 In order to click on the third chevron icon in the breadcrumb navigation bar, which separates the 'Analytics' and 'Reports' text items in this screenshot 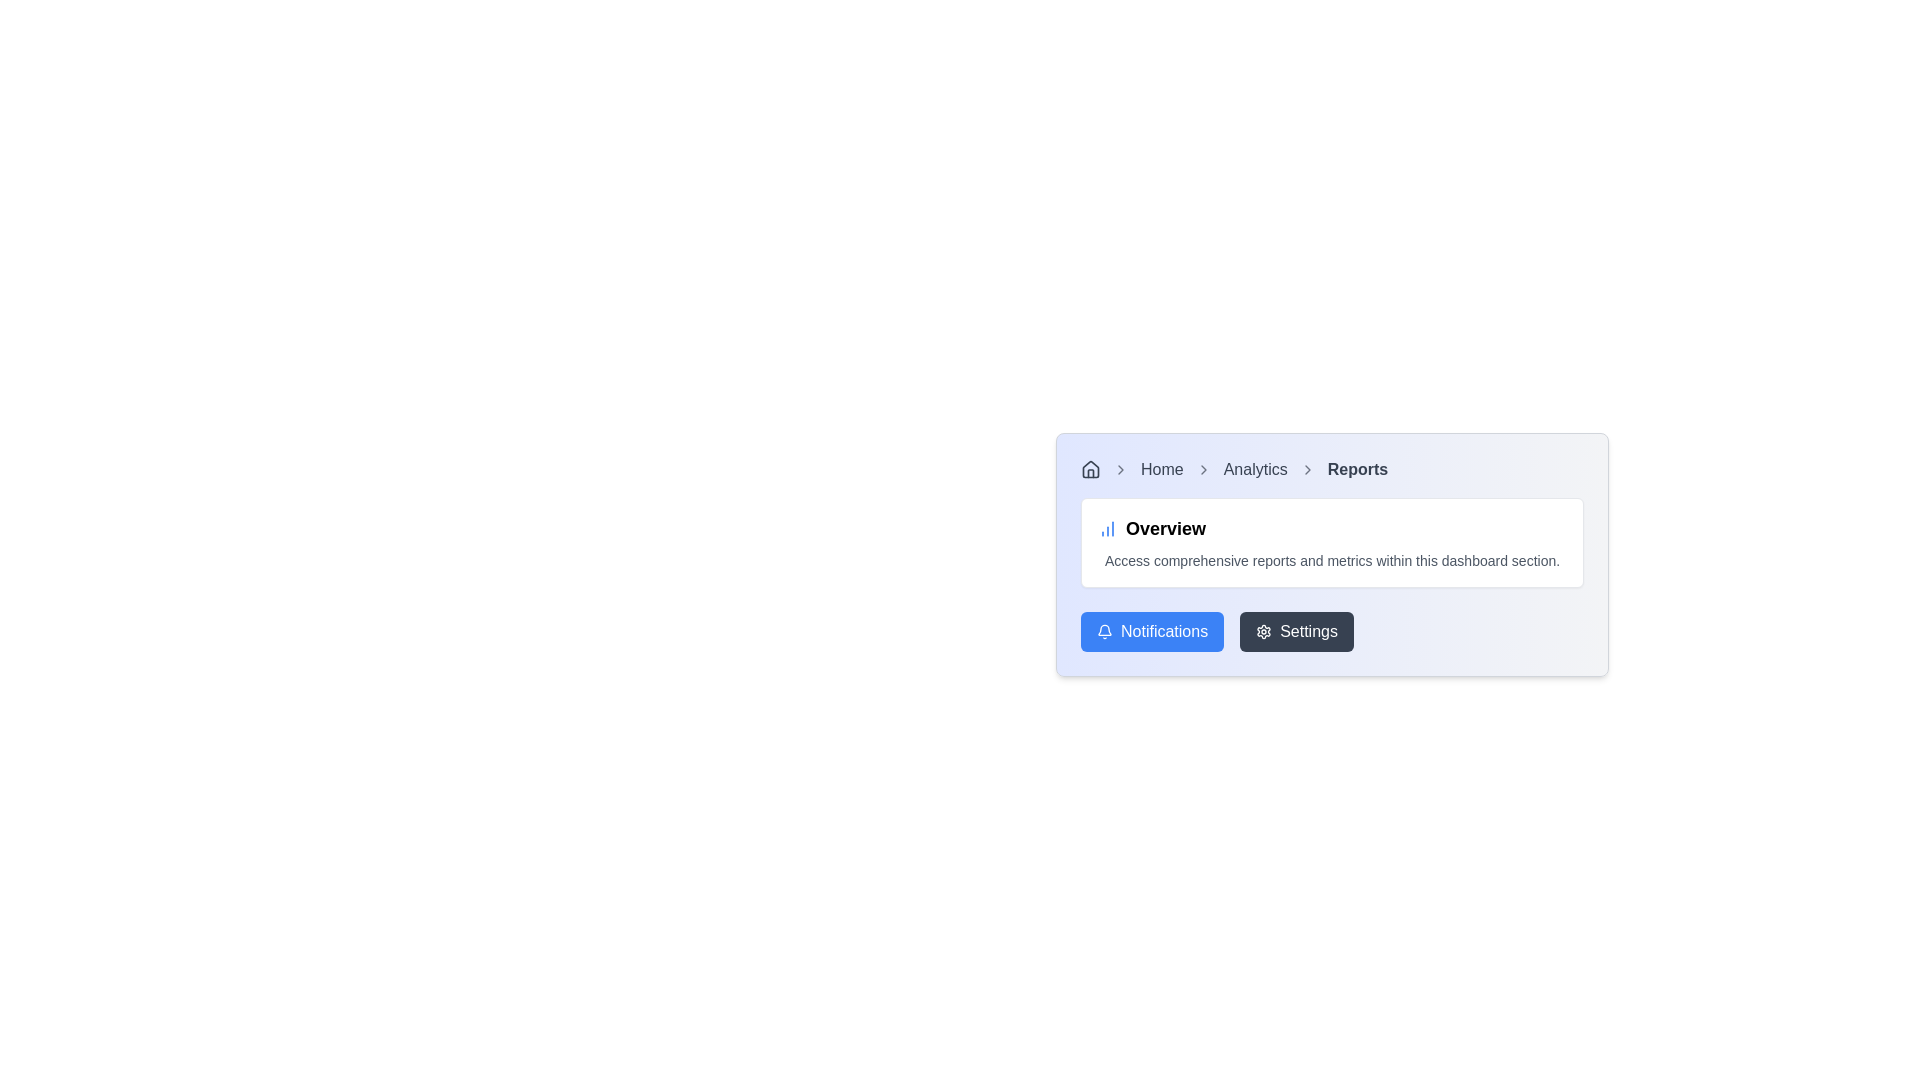, I will do `click(1307, 470)`.